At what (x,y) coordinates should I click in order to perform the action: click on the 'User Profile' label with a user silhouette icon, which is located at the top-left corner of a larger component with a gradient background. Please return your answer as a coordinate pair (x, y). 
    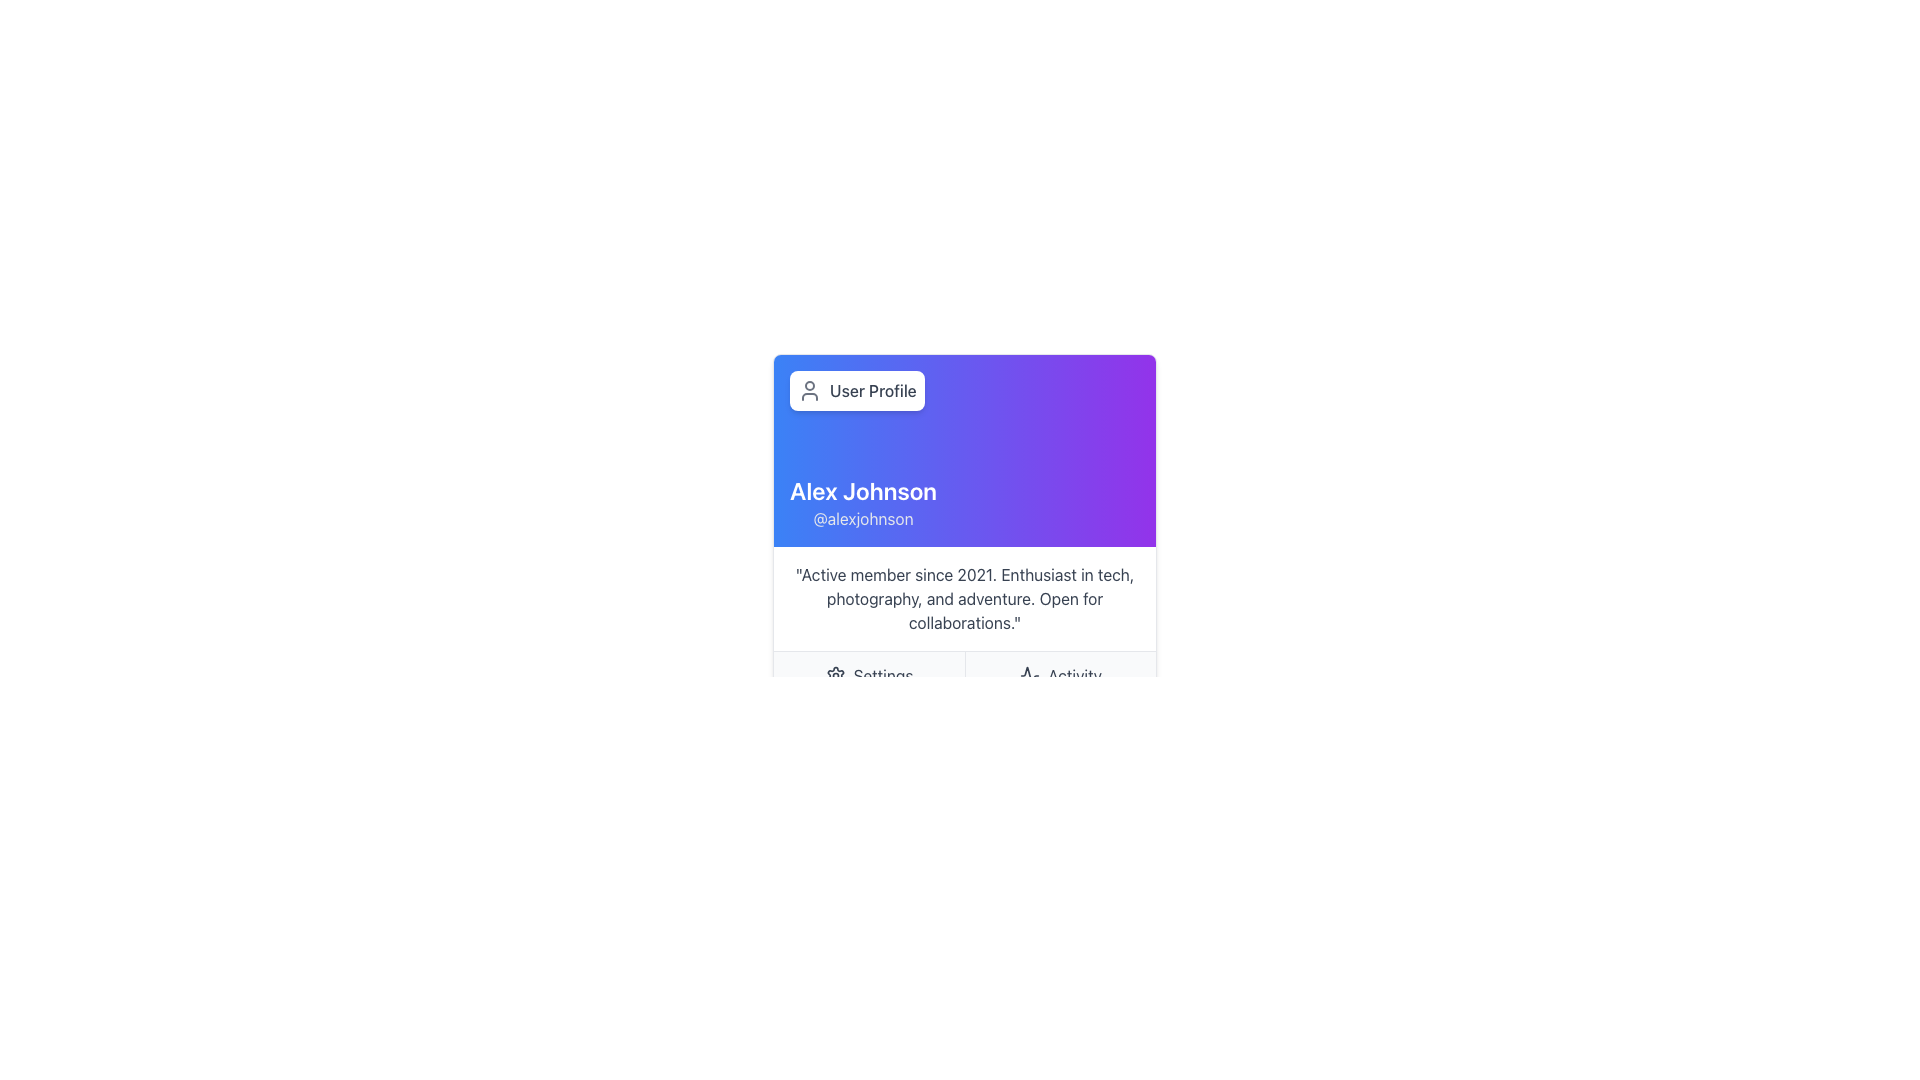
    Looking at the image, I should click on (857, 390).